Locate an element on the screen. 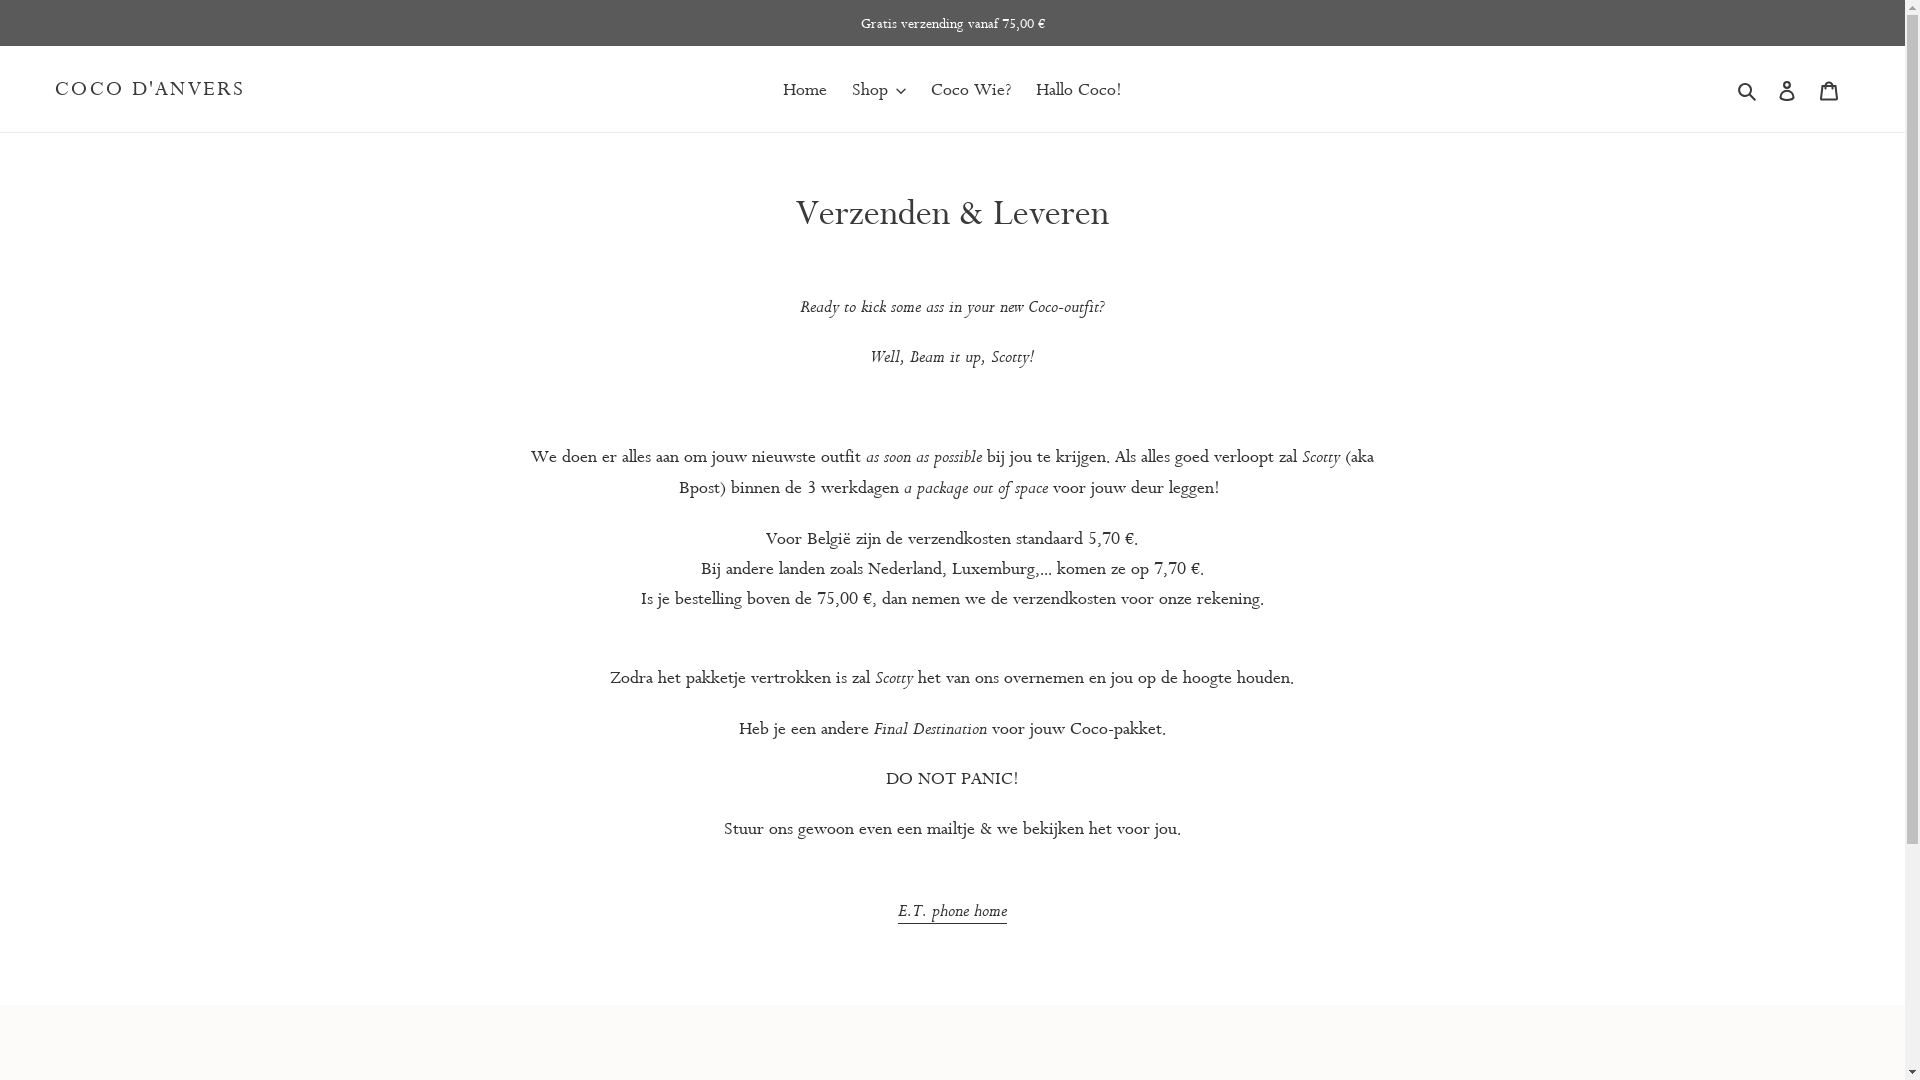 The height and width of the screenshot is (1080, 1920). 'Zoeken' is located at coordinates (1730, 87).